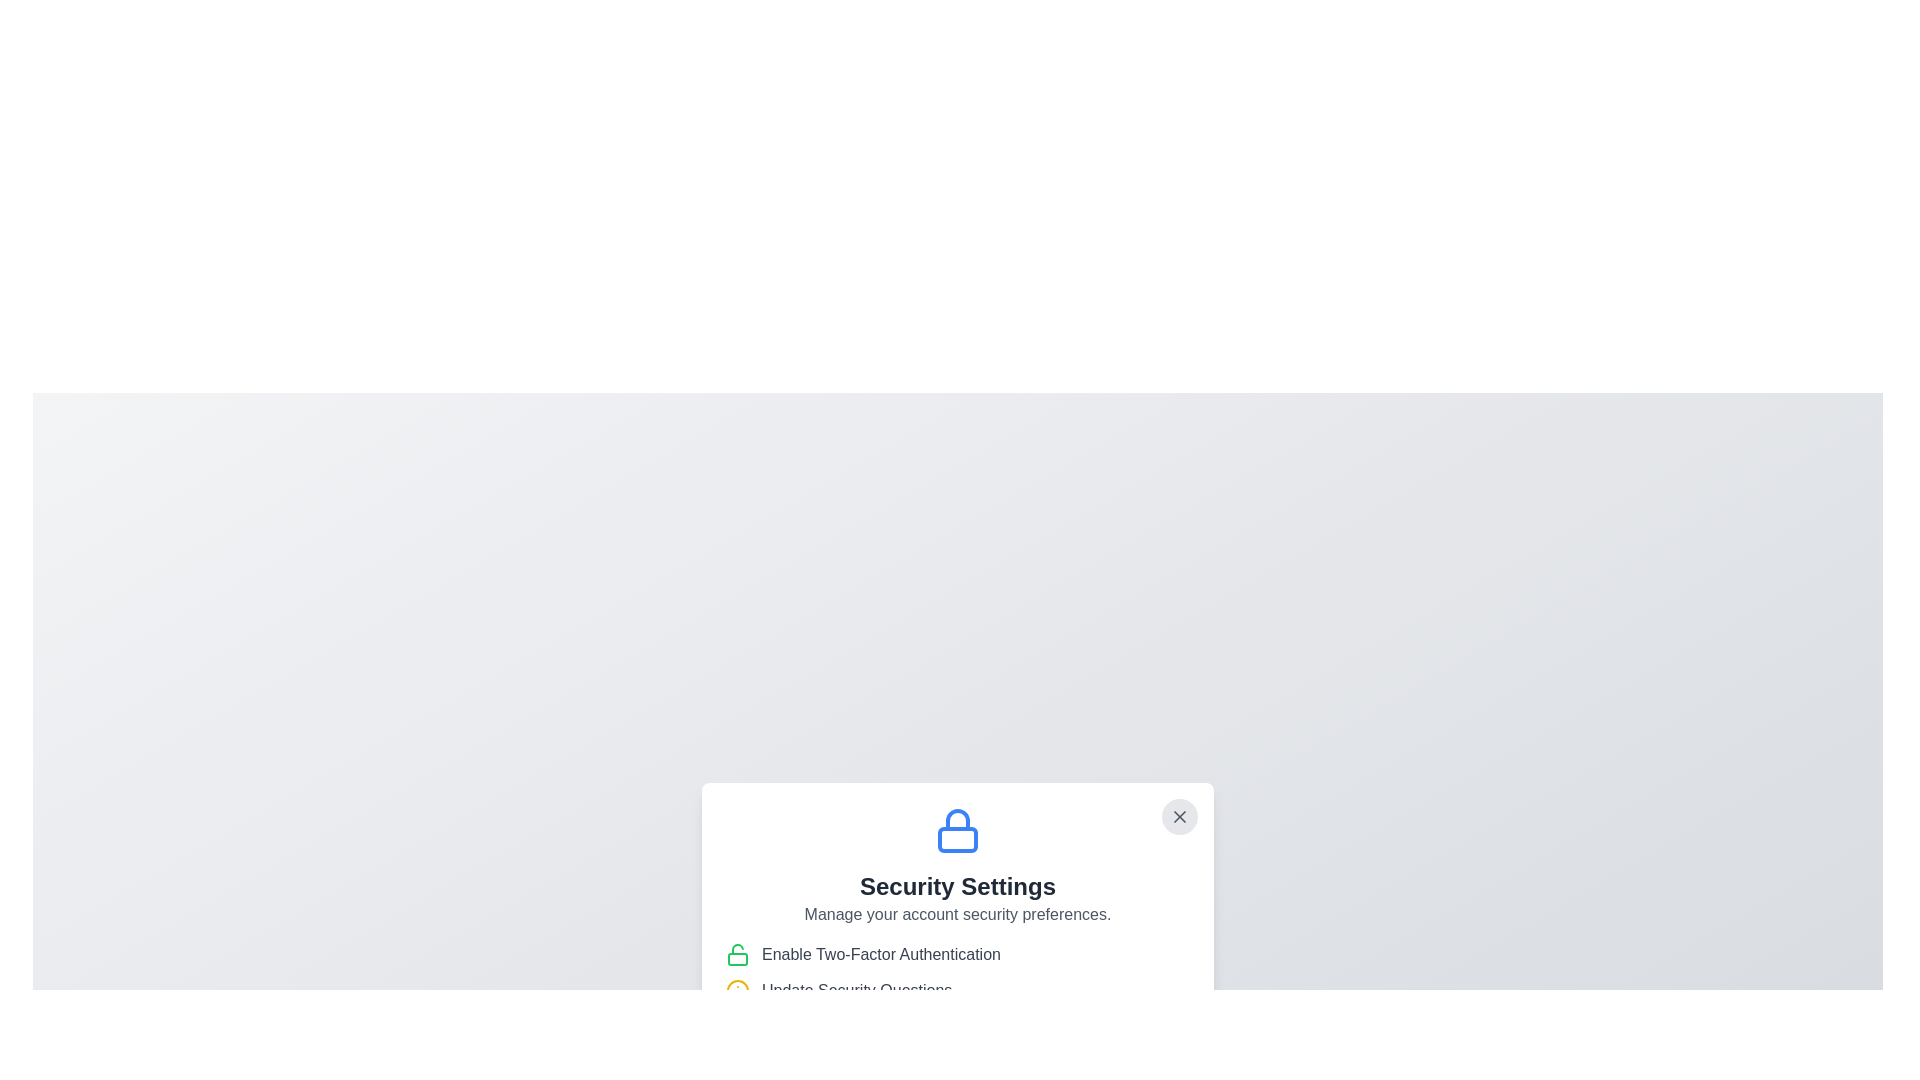  What do you see at coordinates (857, 991) in the screenshot?
I see `label displaying 'Update Security Questions' which is styled in gray color and is located below its sibling icon in a modal interface` at bounding box center [857, 991].